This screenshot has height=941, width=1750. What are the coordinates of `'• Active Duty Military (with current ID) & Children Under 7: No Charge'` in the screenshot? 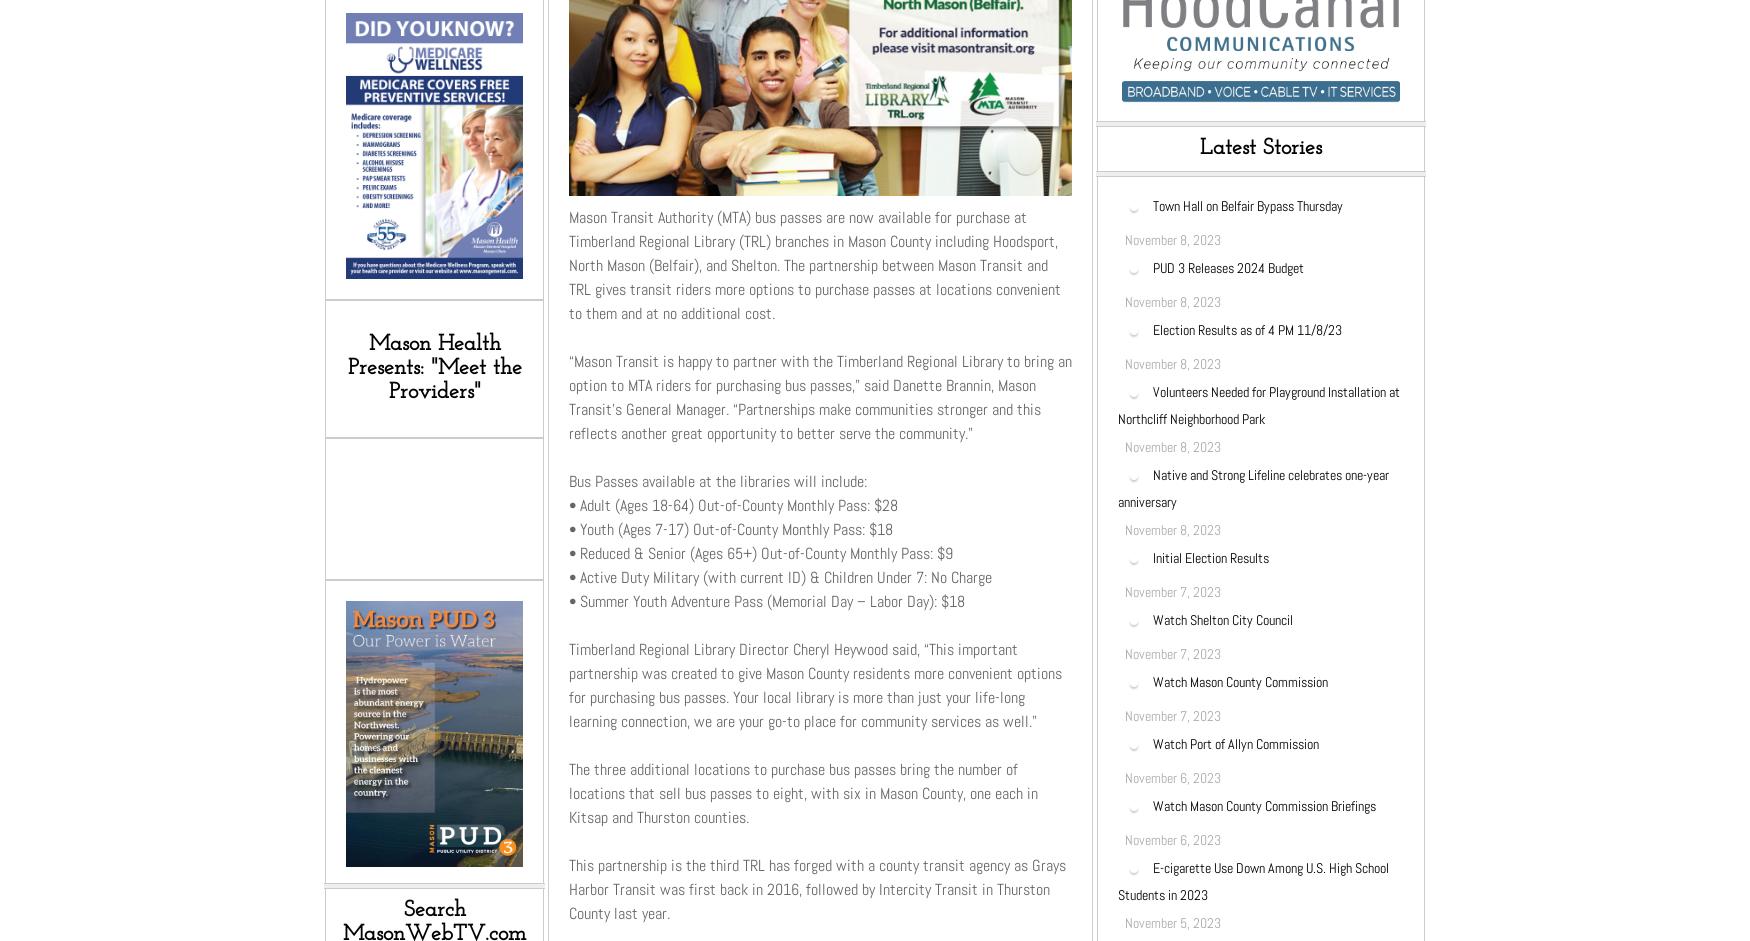 It's located at (779, 575).